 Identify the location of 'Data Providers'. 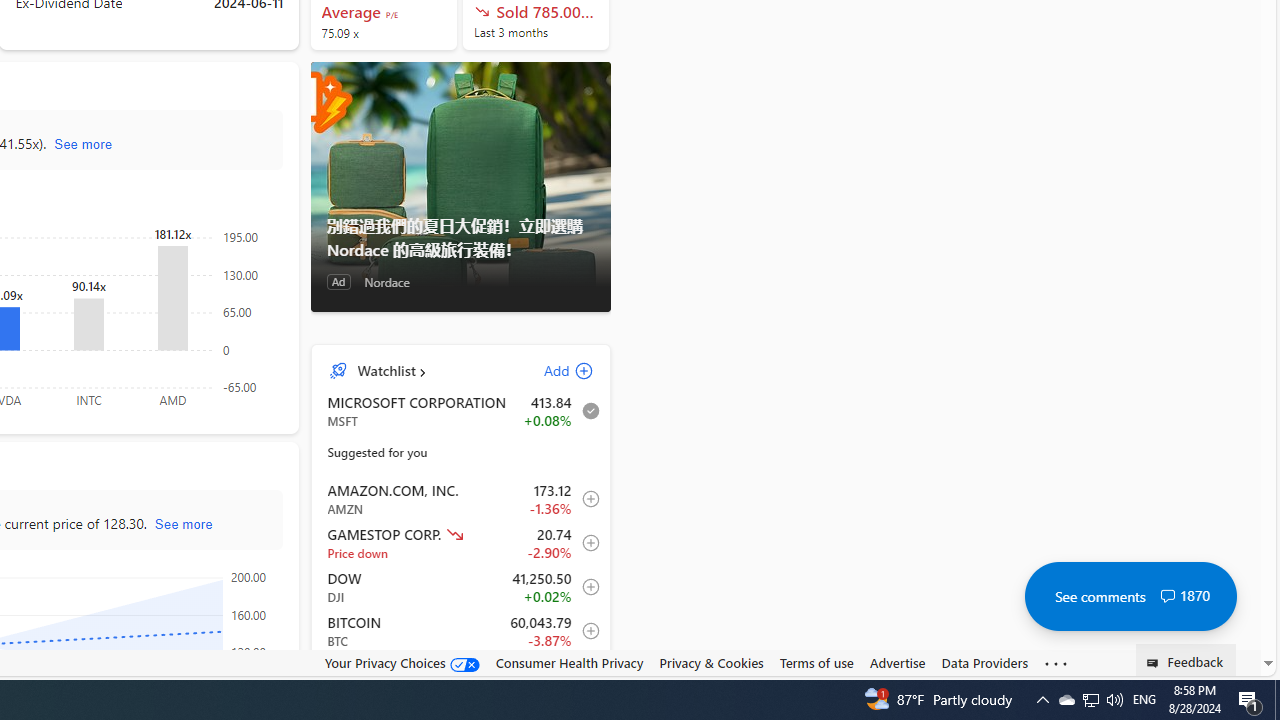
(984, 662).